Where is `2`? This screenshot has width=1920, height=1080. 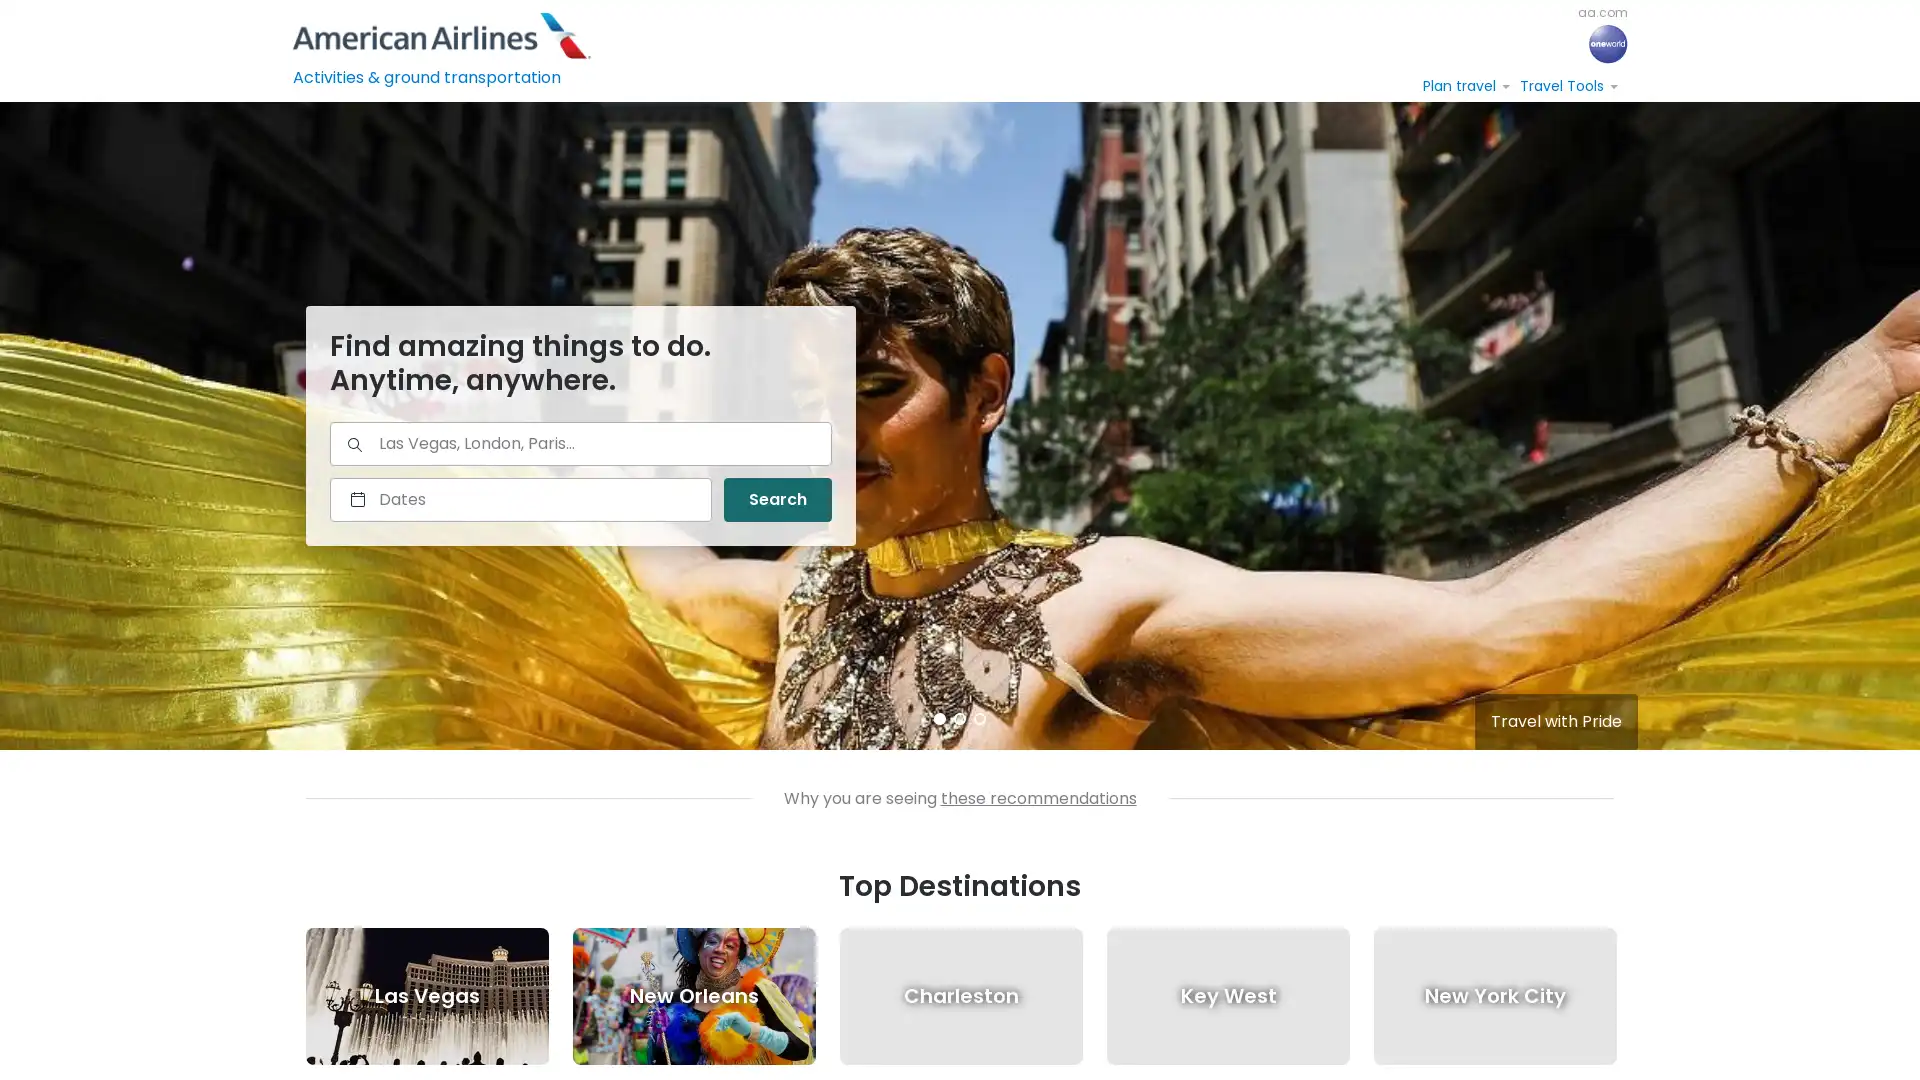
2 is located at coordinates (960, 431).